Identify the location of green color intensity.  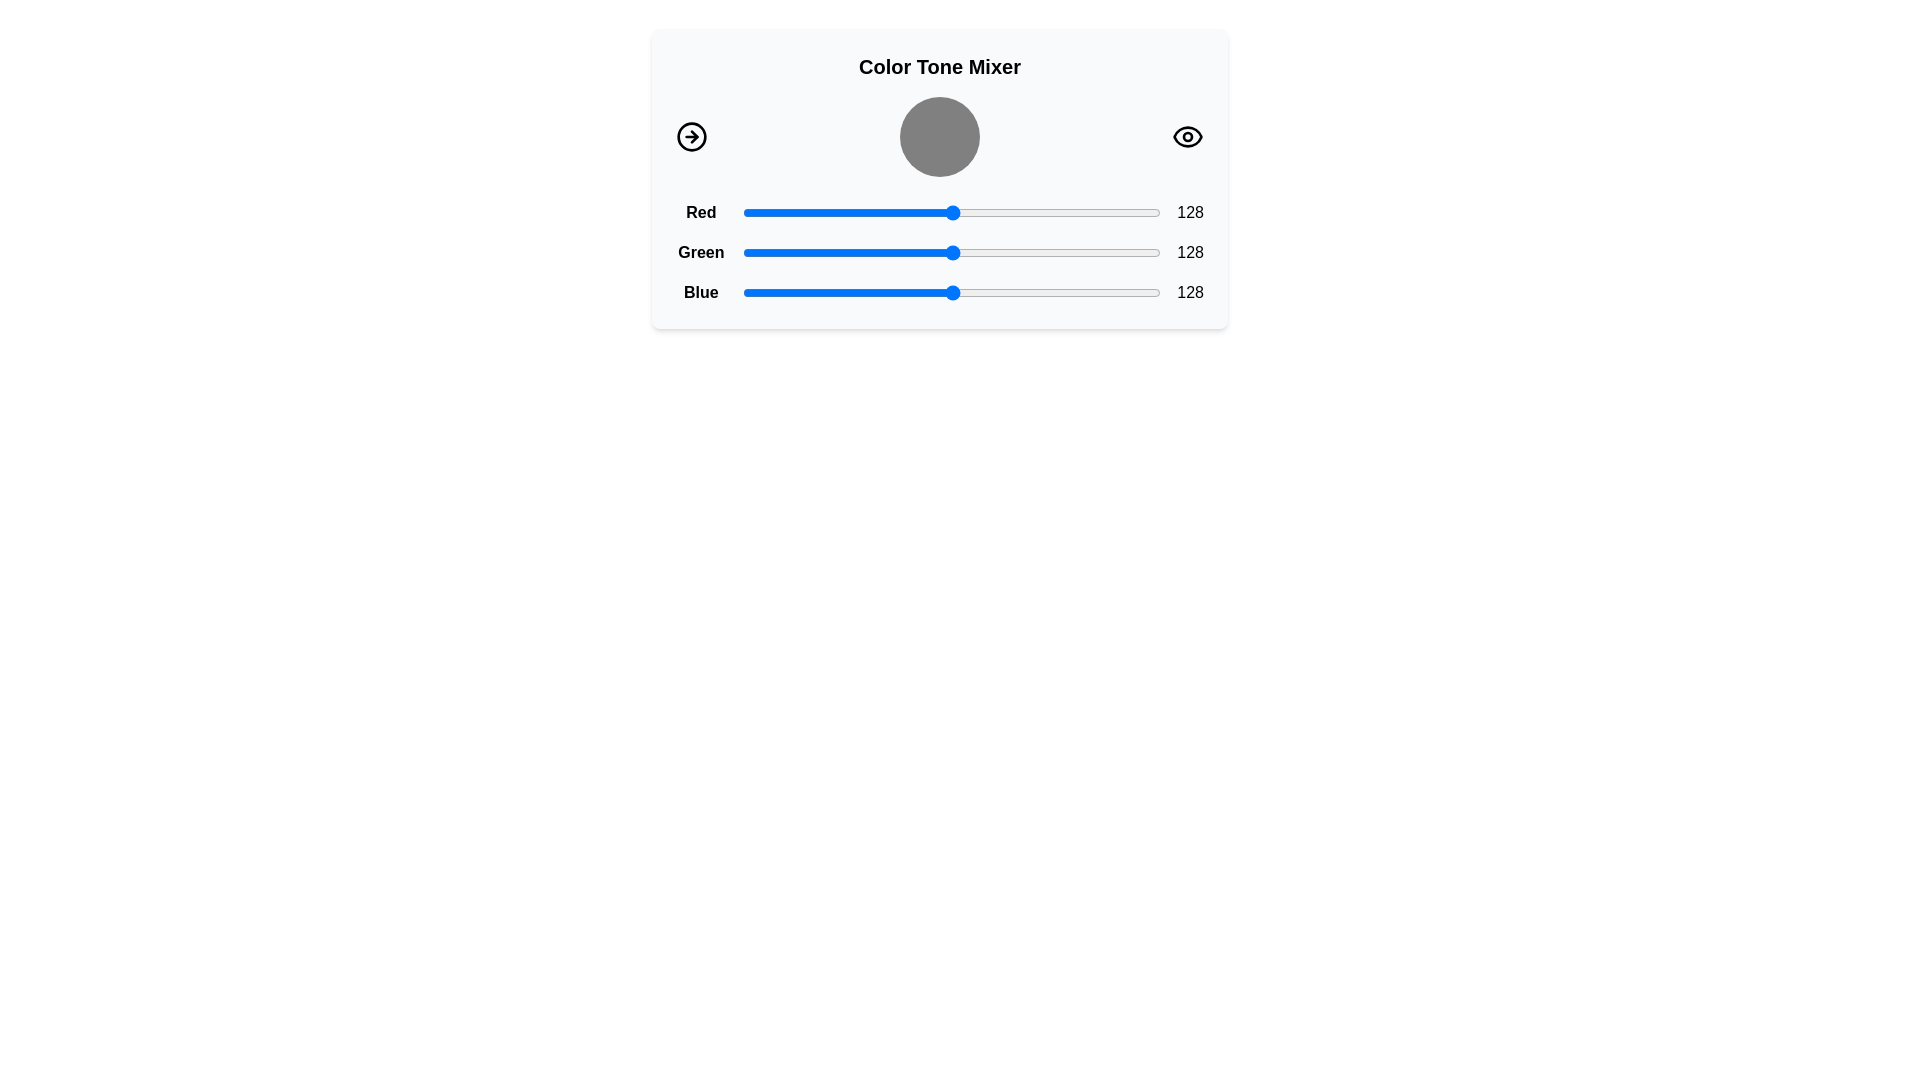
(904, 252).